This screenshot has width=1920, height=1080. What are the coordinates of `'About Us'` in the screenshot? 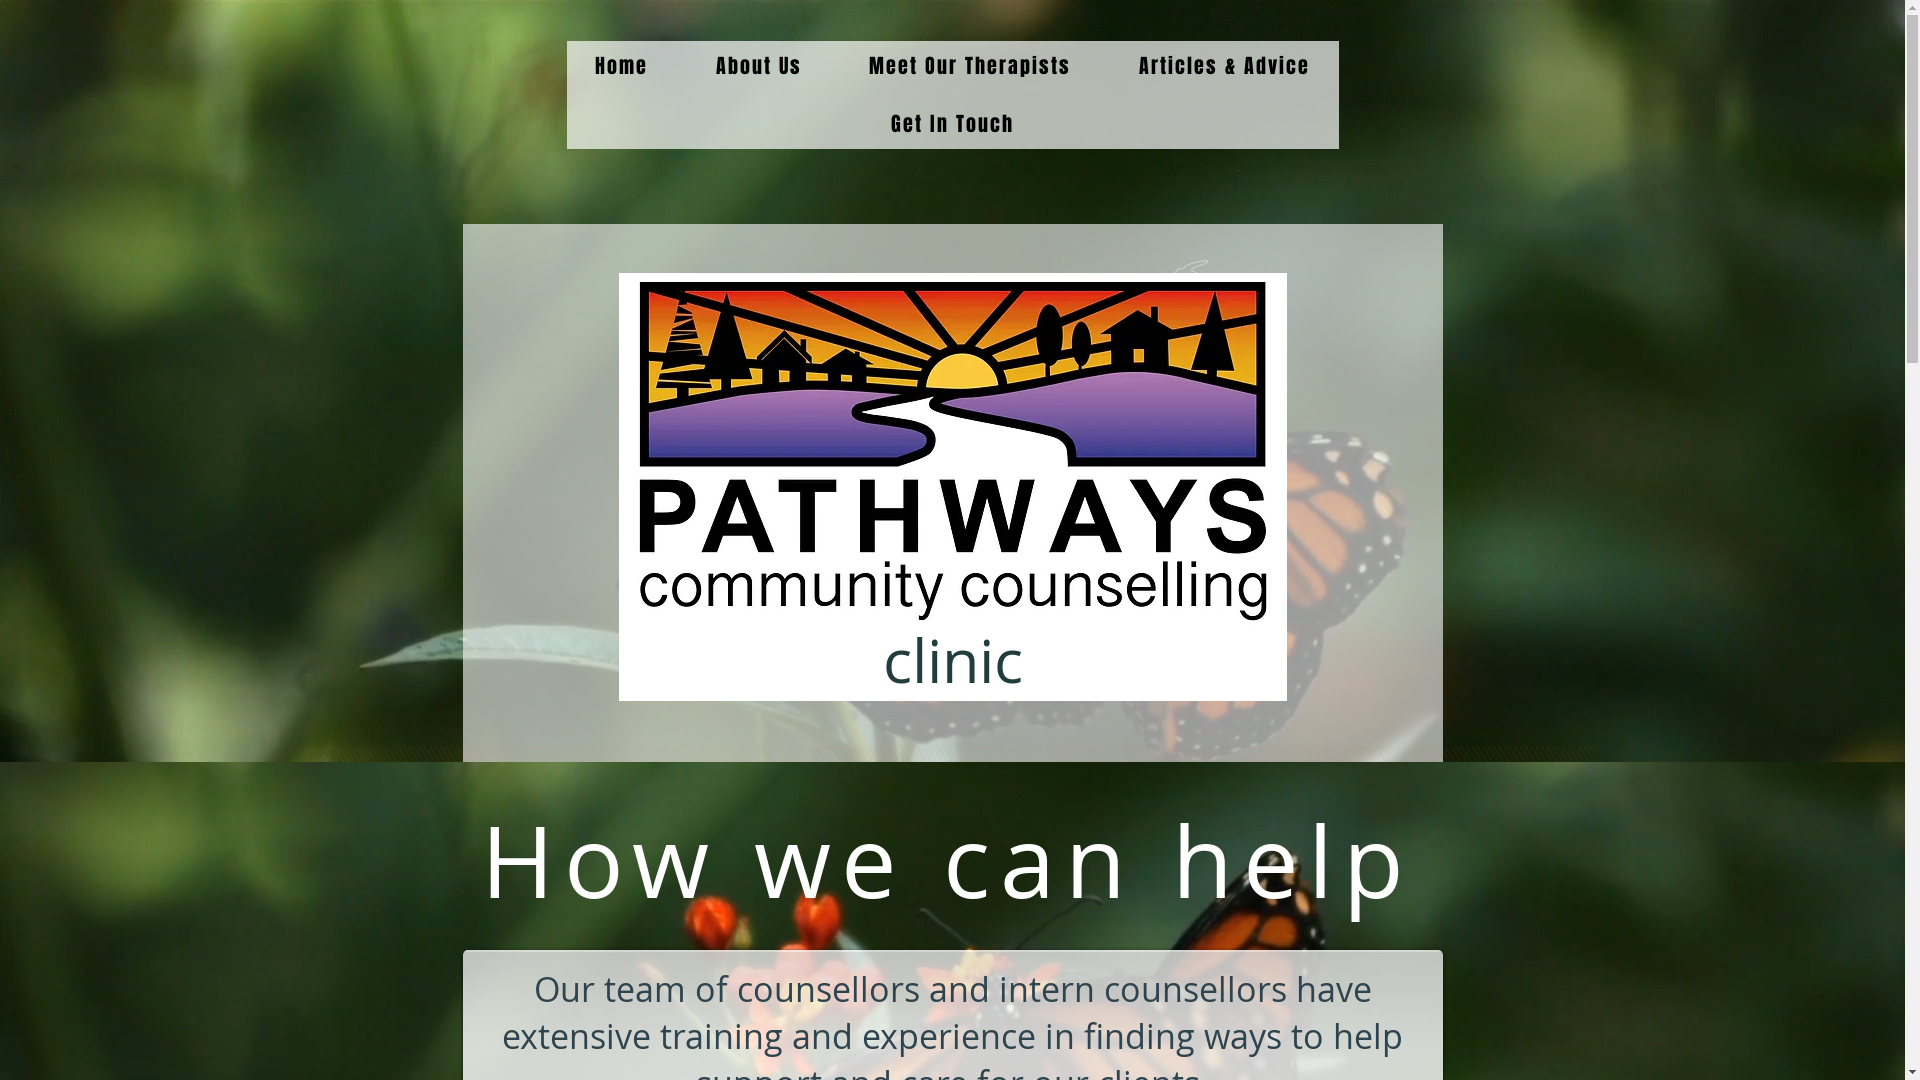 It's located at (686, 64).